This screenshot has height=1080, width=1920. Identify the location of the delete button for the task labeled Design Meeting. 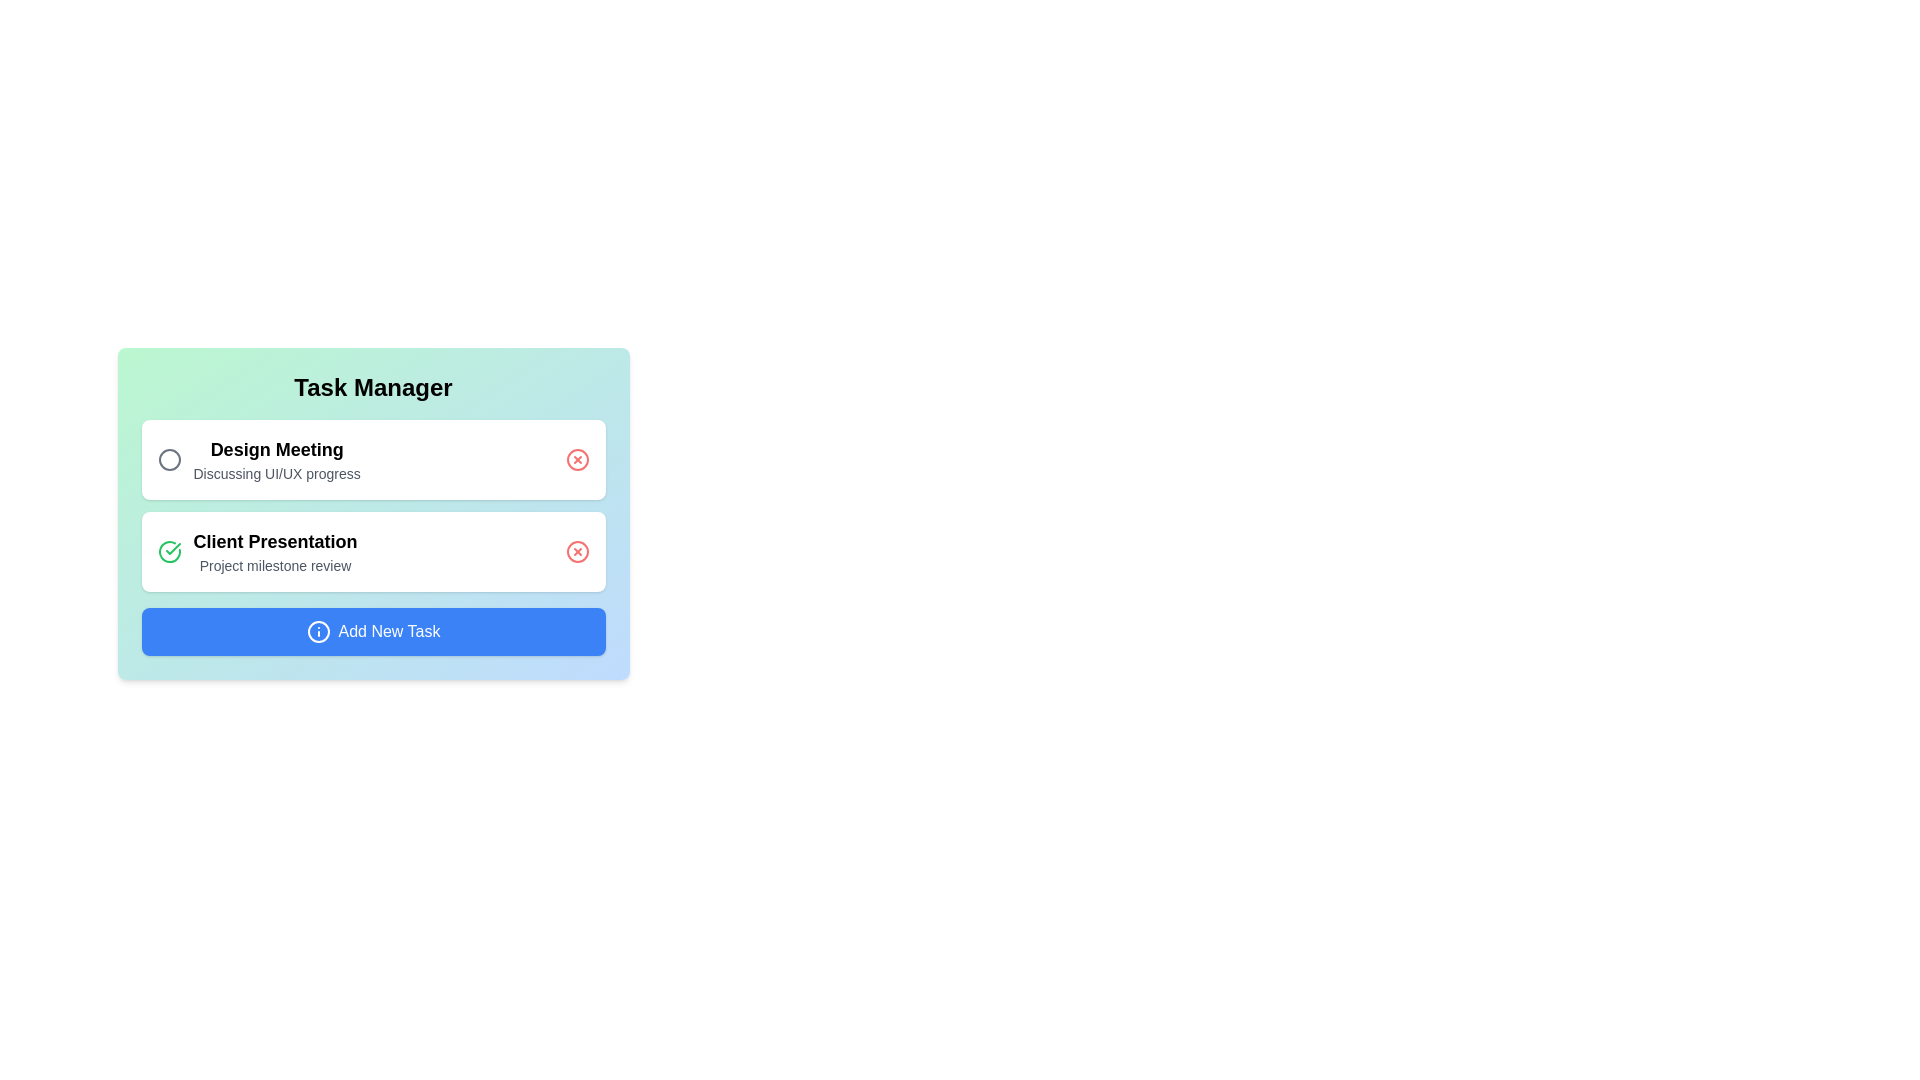
(576, 459).